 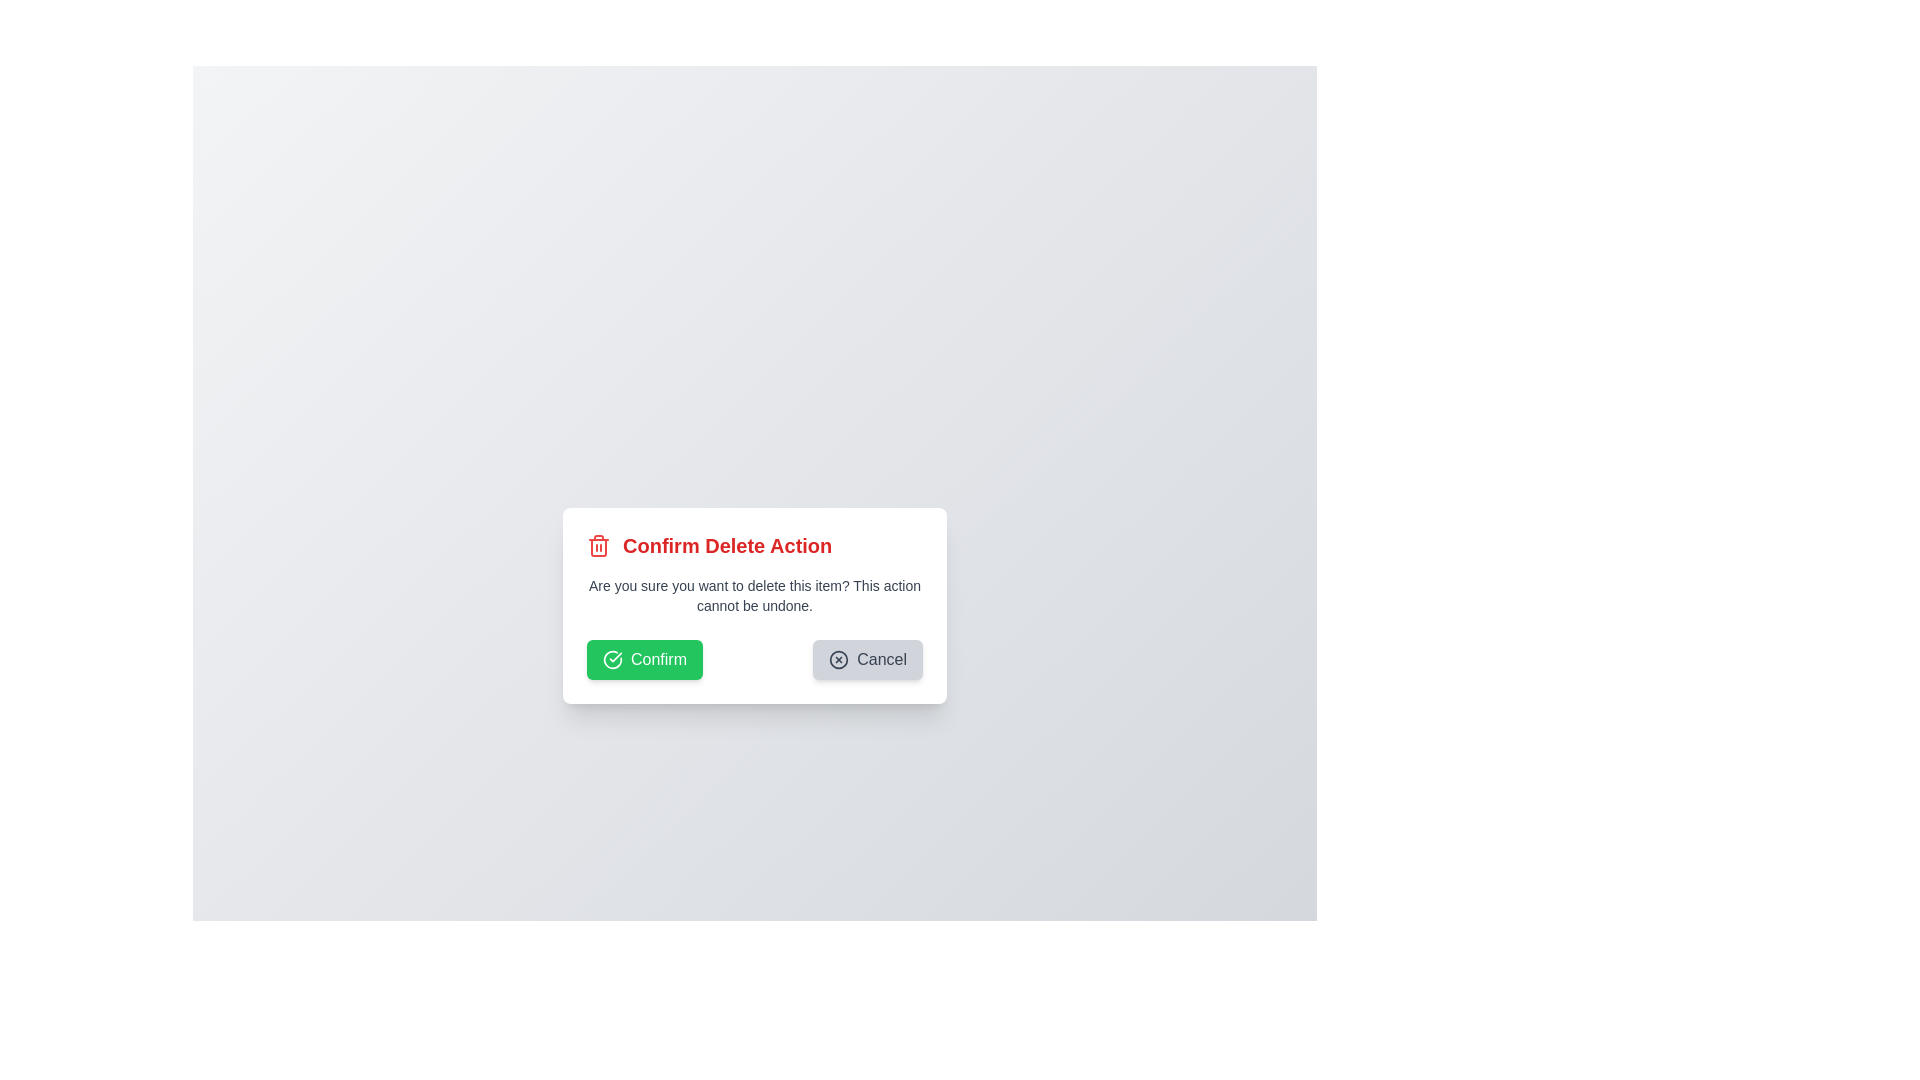 What do you see at coordinates (598, 547) in the screenshot?
I see `the trash can icon element, which represents the delete action in the confirmation dialog, located at the center of the icon` at bounding box center [598, 547].